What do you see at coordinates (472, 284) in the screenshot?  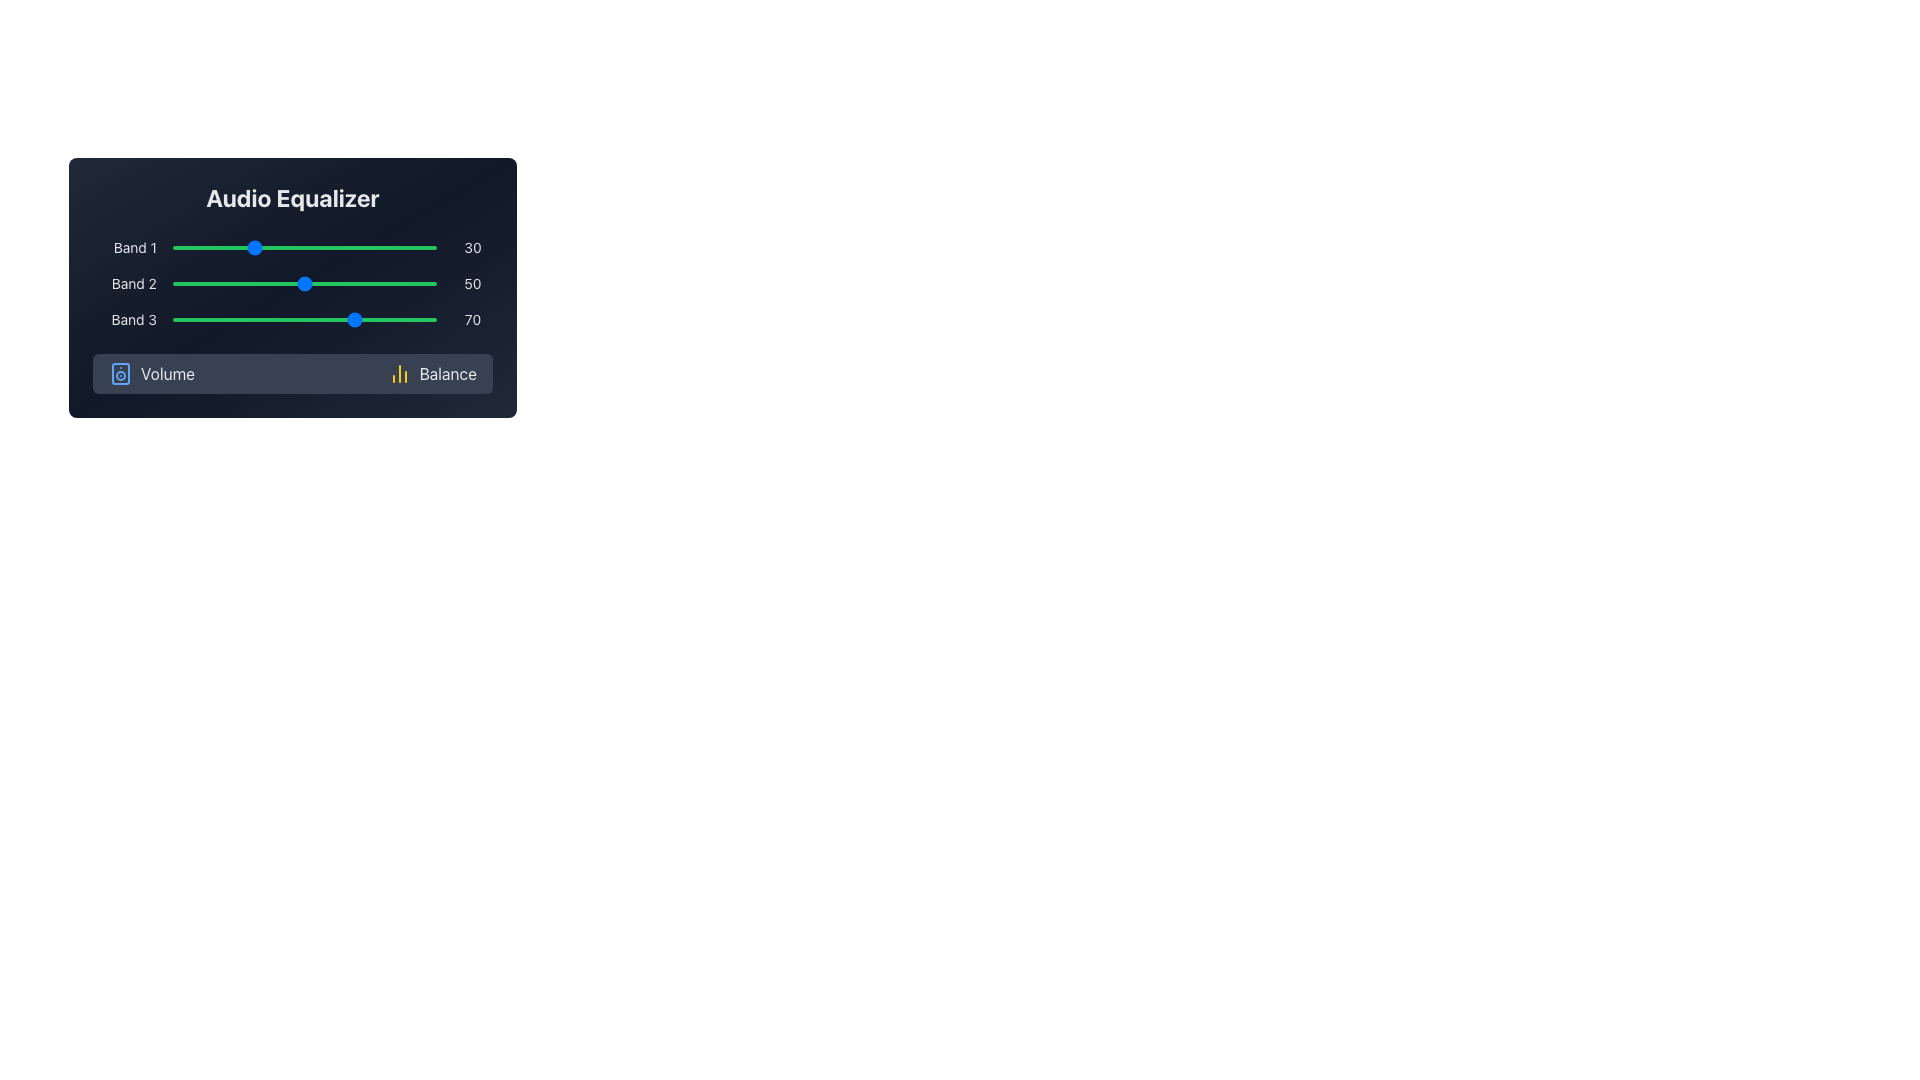 I see `numerical value displayed in the Label showing '50', which is located to the right of the 'Band 2' slider in the 'Audio Equalizer' section` at bounding box center [472, 284].